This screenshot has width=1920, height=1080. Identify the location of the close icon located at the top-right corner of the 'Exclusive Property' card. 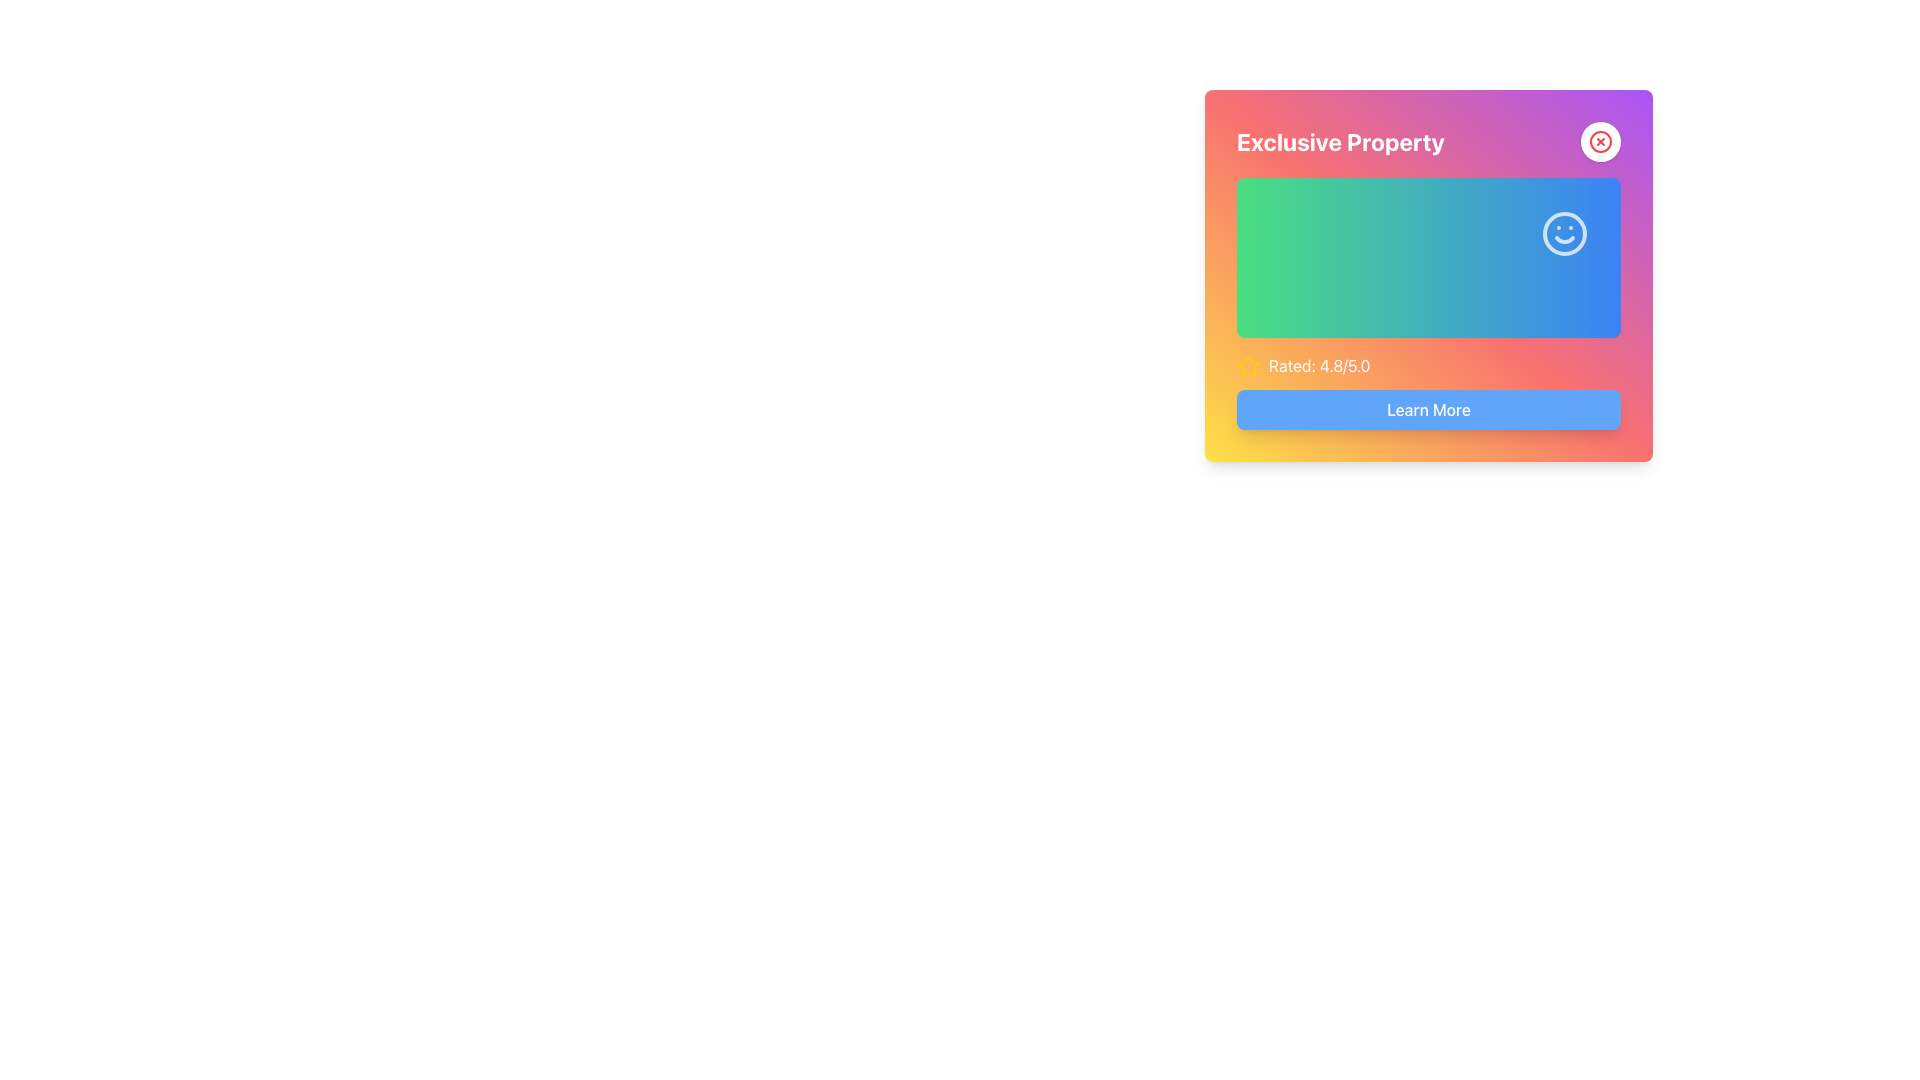
(1601, 141).